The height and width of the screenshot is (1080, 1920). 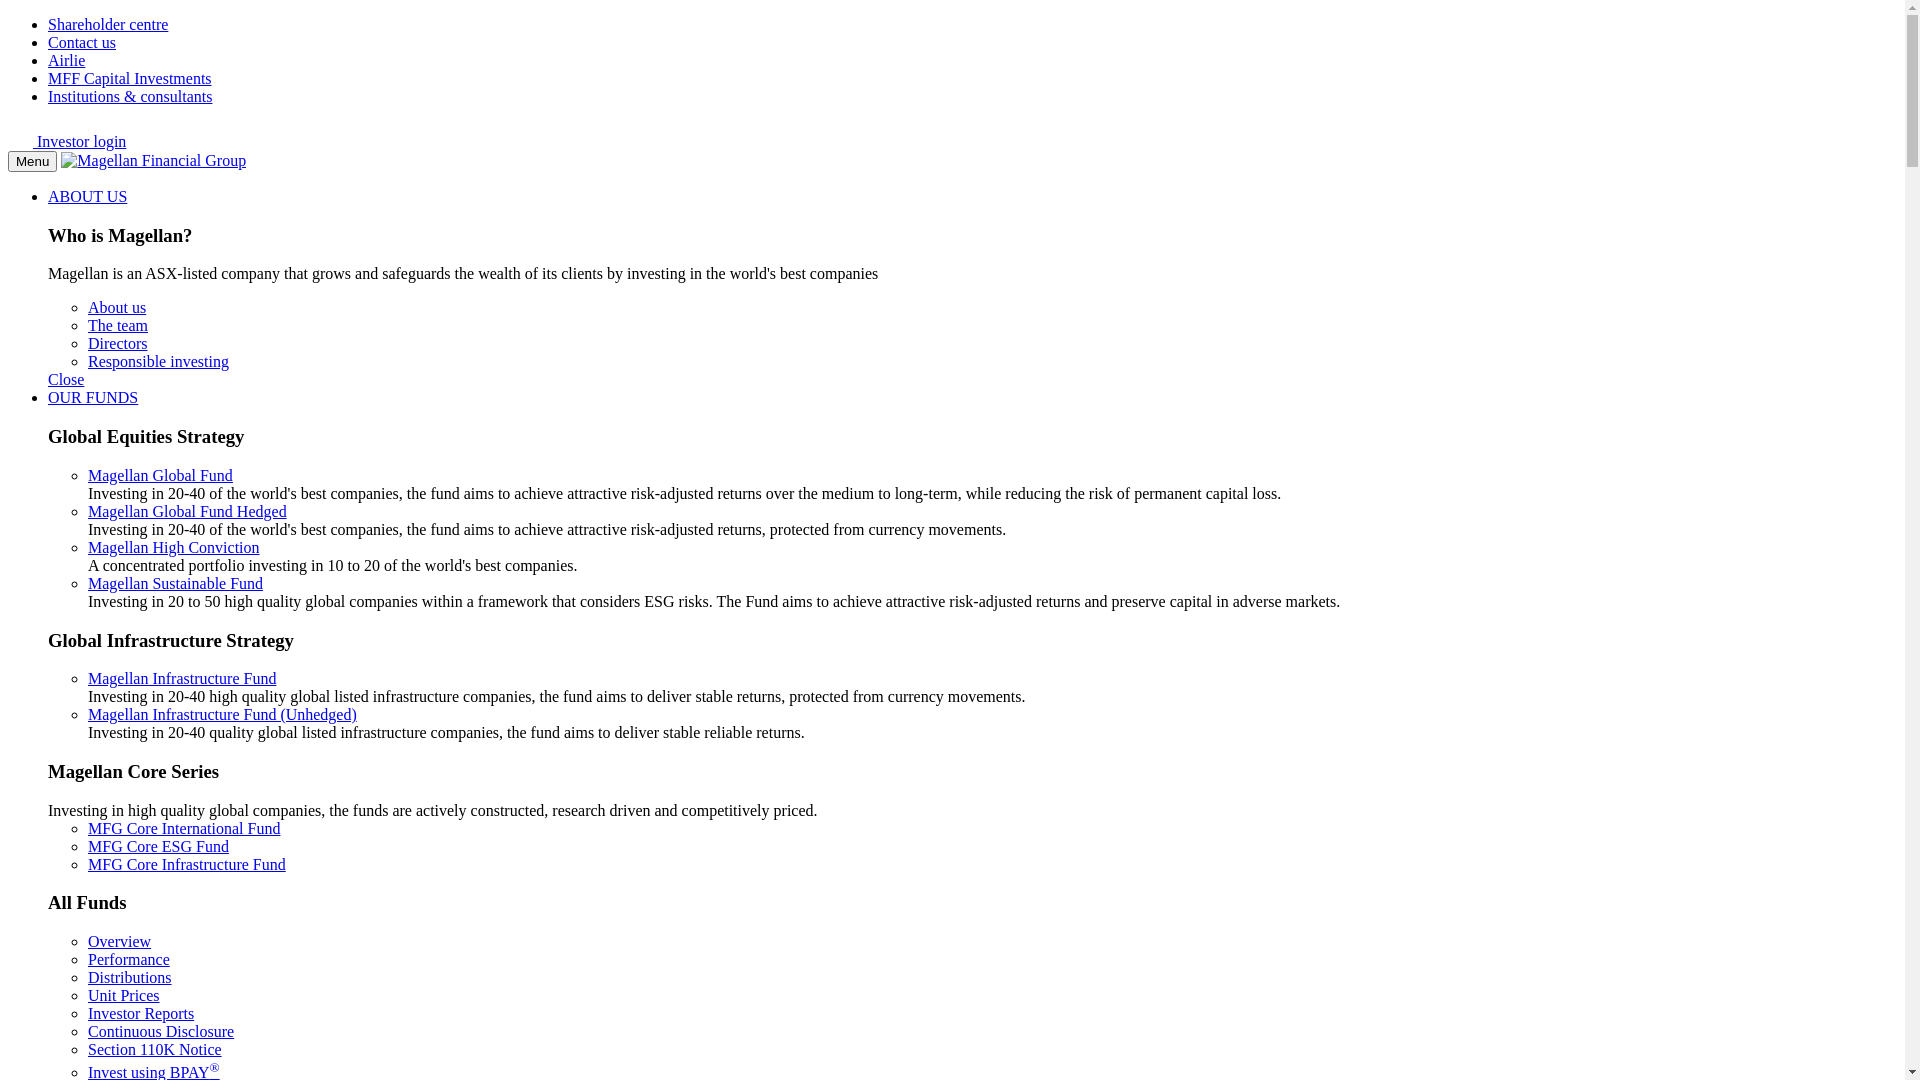 What do you see at coordinates (187, 510) in the screenshot?
I see `'Magellan Global Fund Hedged'` at bounding box center [187, 510].